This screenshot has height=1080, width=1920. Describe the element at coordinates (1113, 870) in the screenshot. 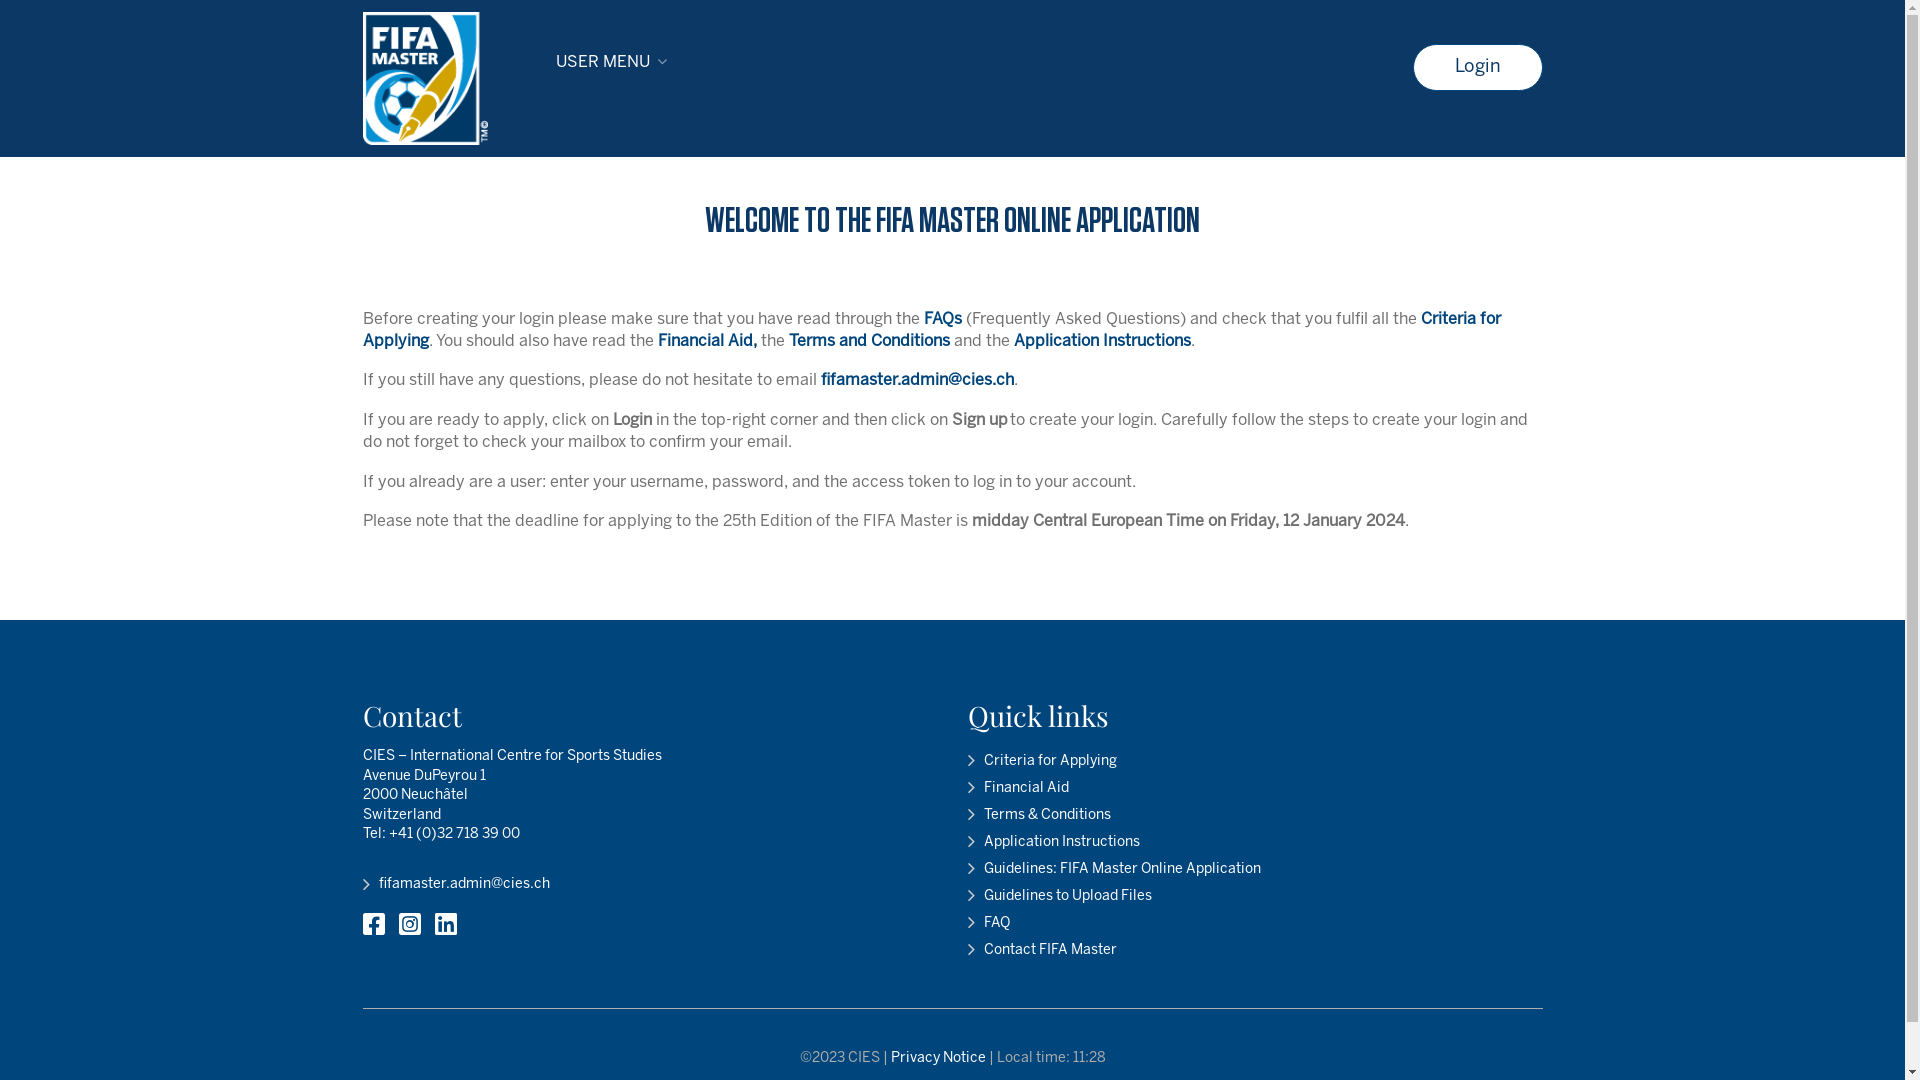

I see `'Guidelines: FIFA Master Online Application'` at that location.